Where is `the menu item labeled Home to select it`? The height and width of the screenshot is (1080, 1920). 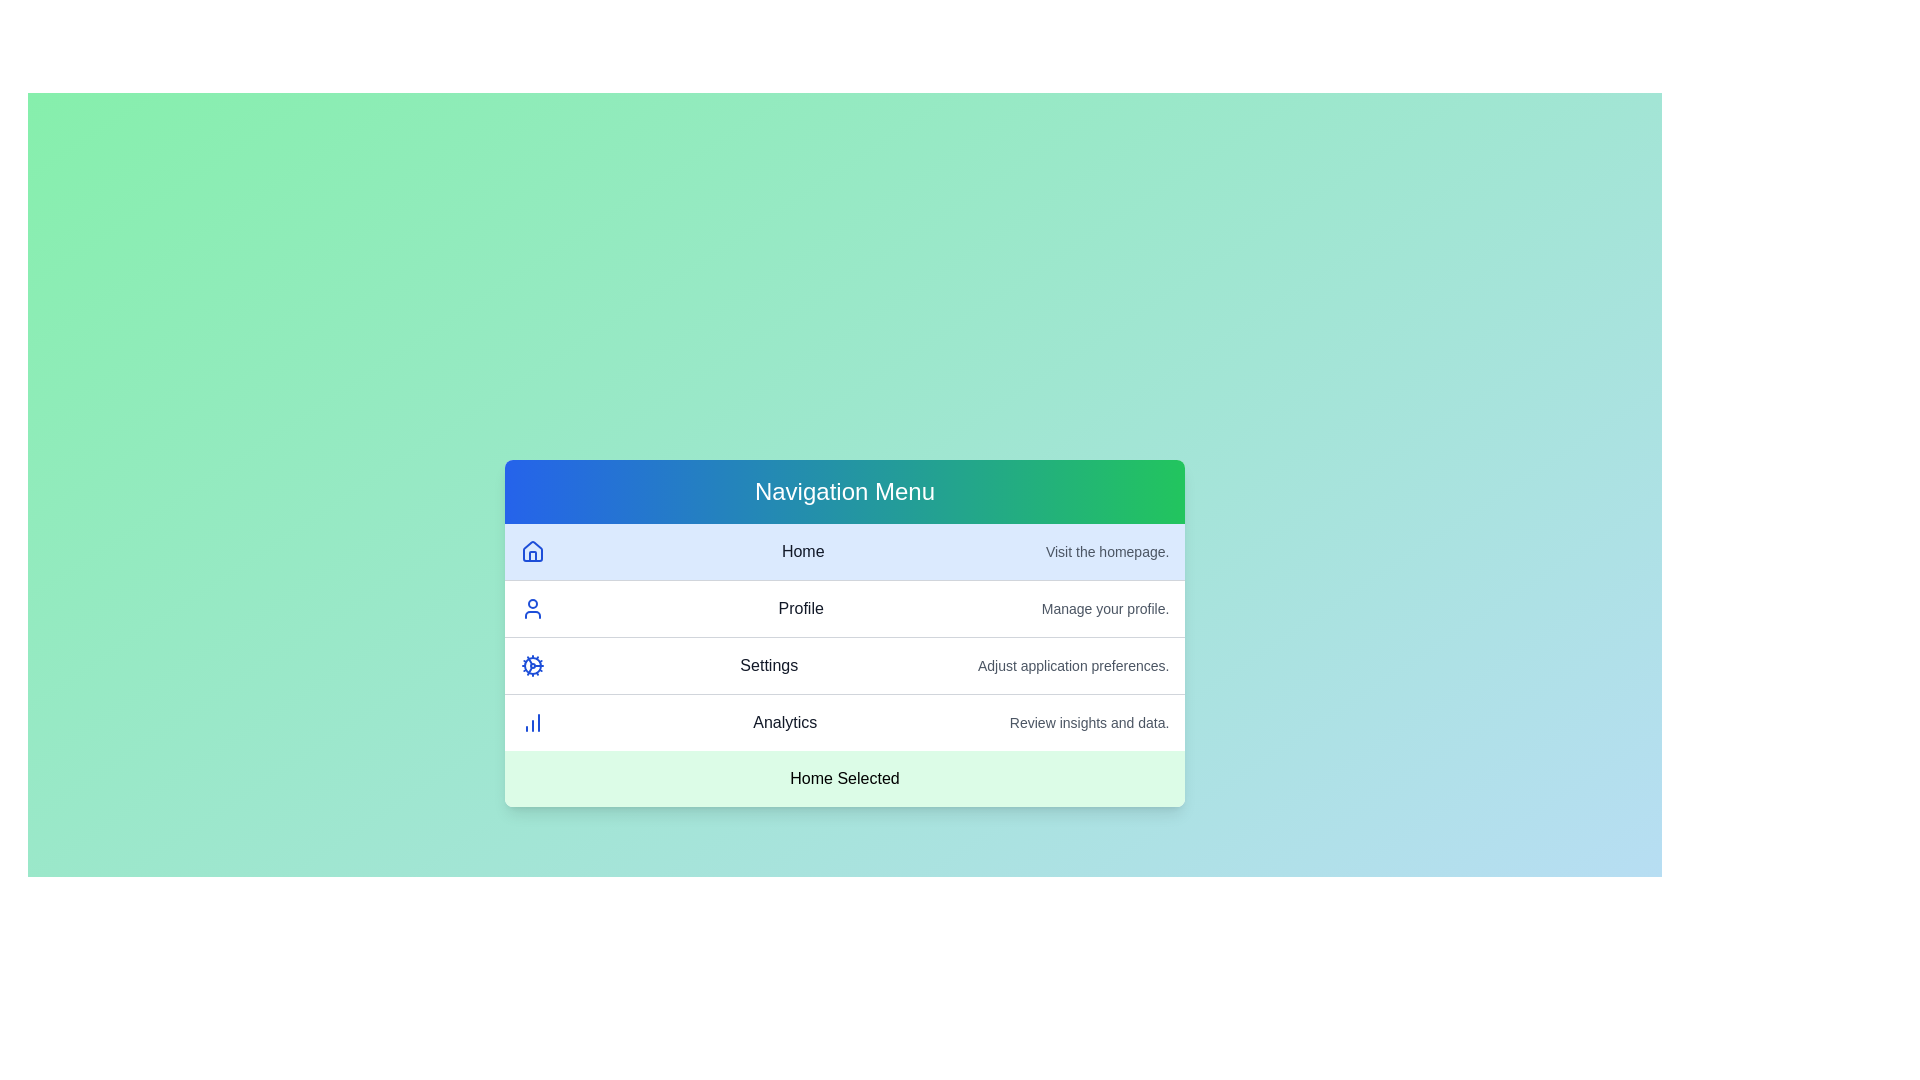 the menu item labeled Home to select it is located at coordinates (844, 551).